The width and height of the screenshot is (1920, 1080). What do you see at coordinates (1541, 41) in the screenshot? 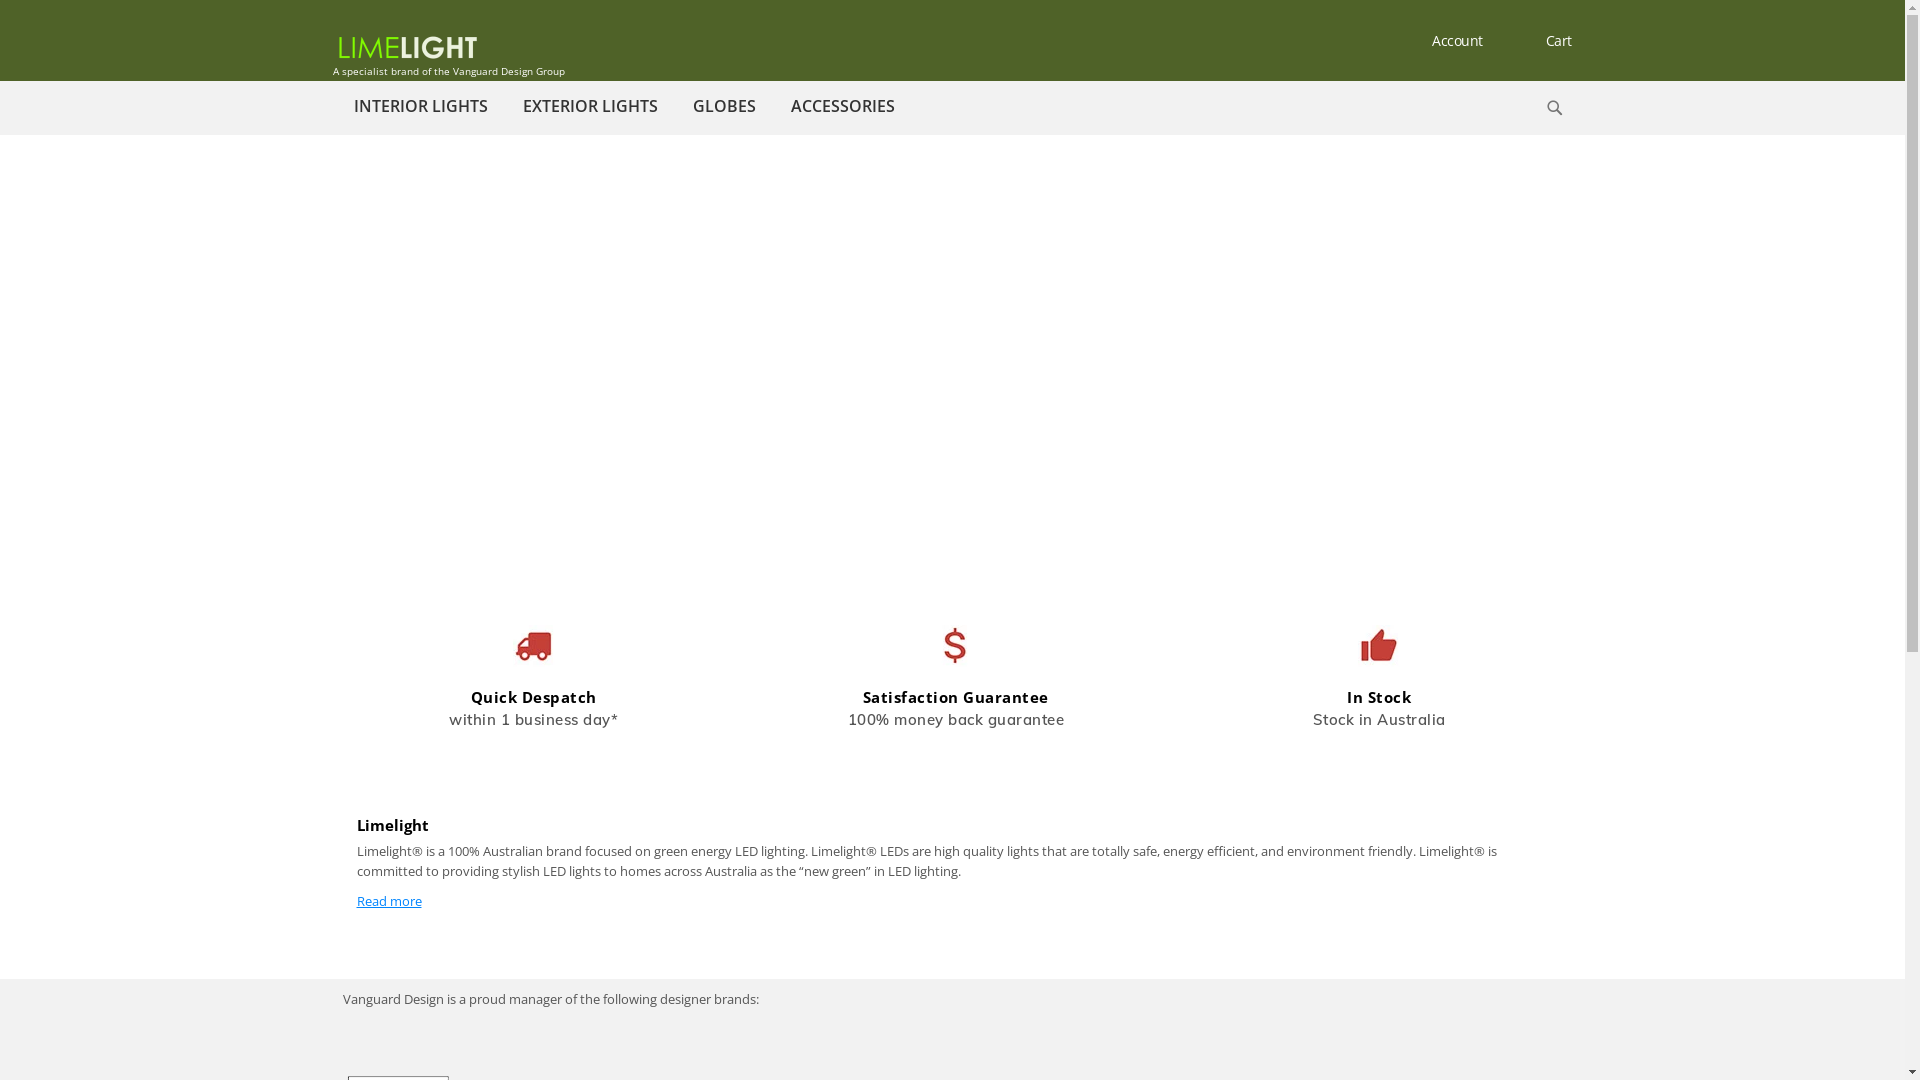
I see `'Cart'` at bounding box center [1541, 41].